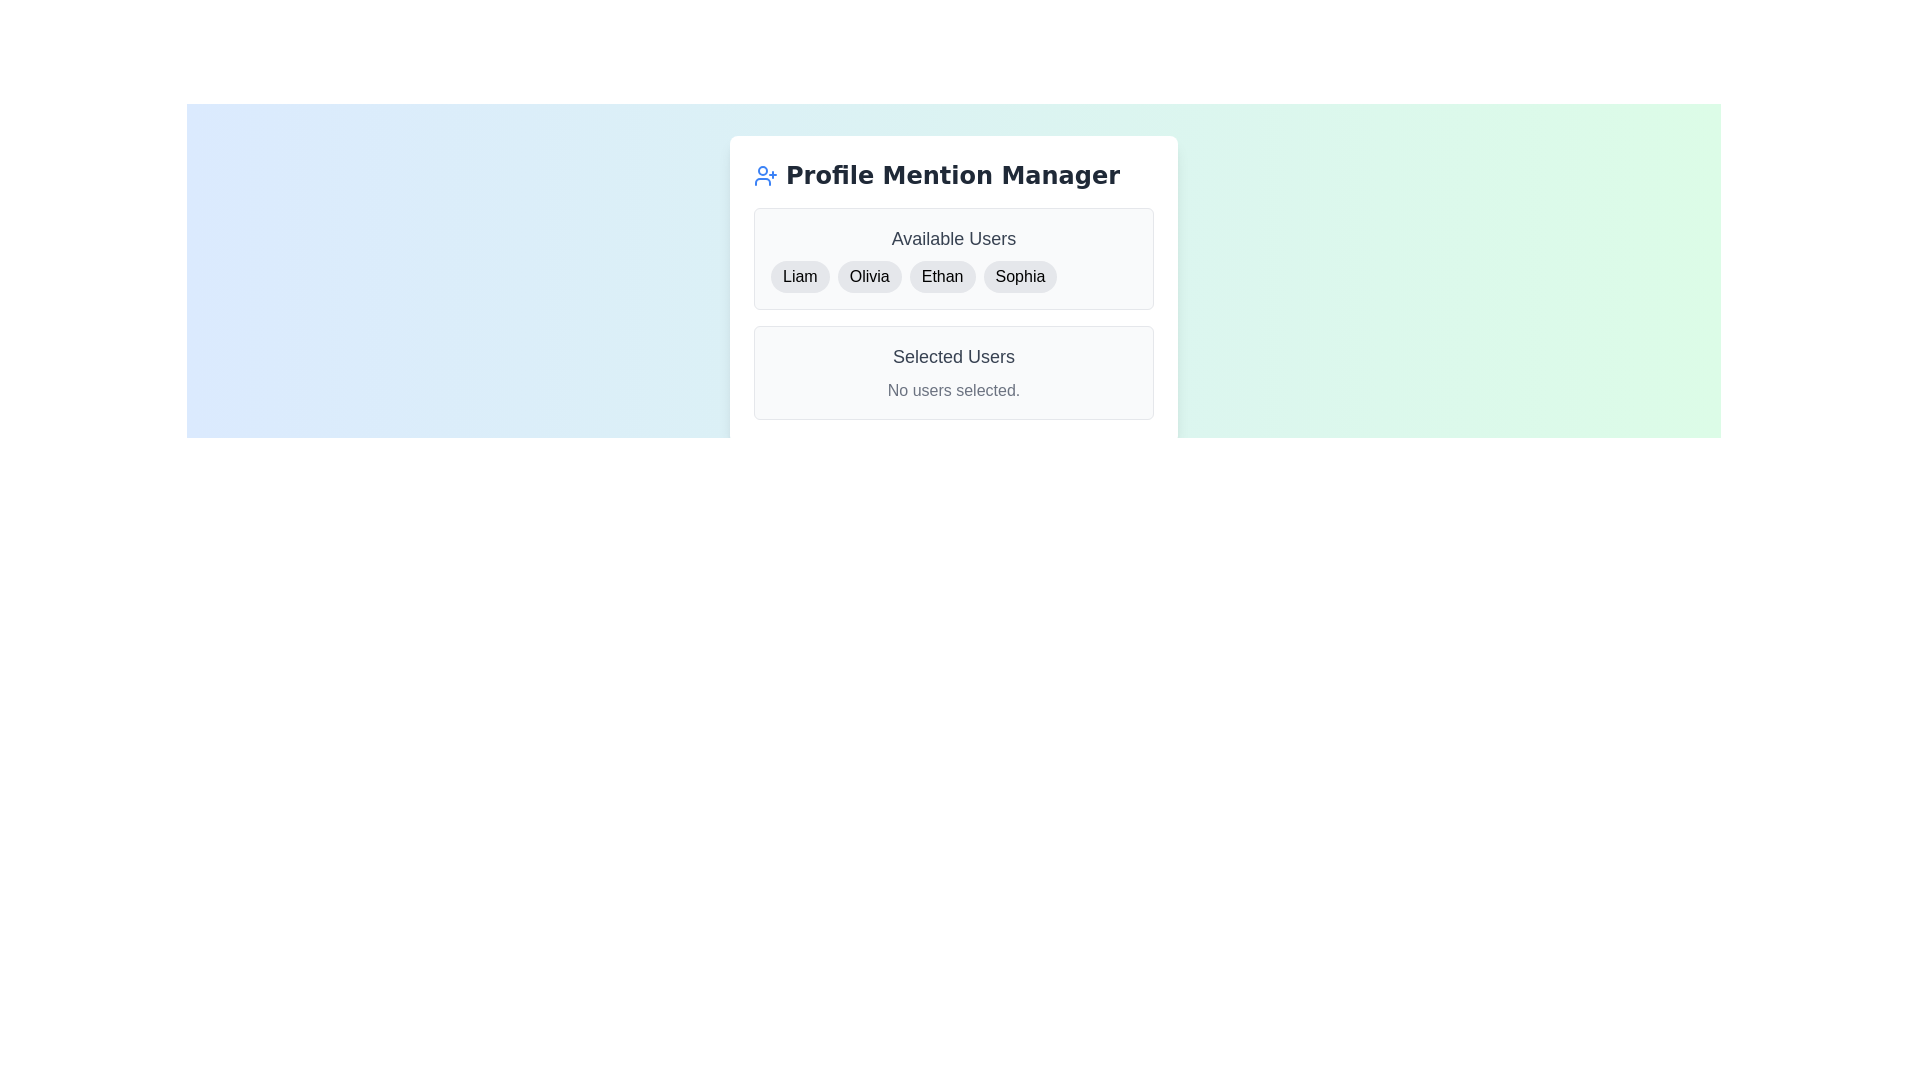  What do you see at coordinates (953, 175) in the screenshot?
I see `the 'Profile Mention Manager' title with the user icon` at bounding box center [953, 175].